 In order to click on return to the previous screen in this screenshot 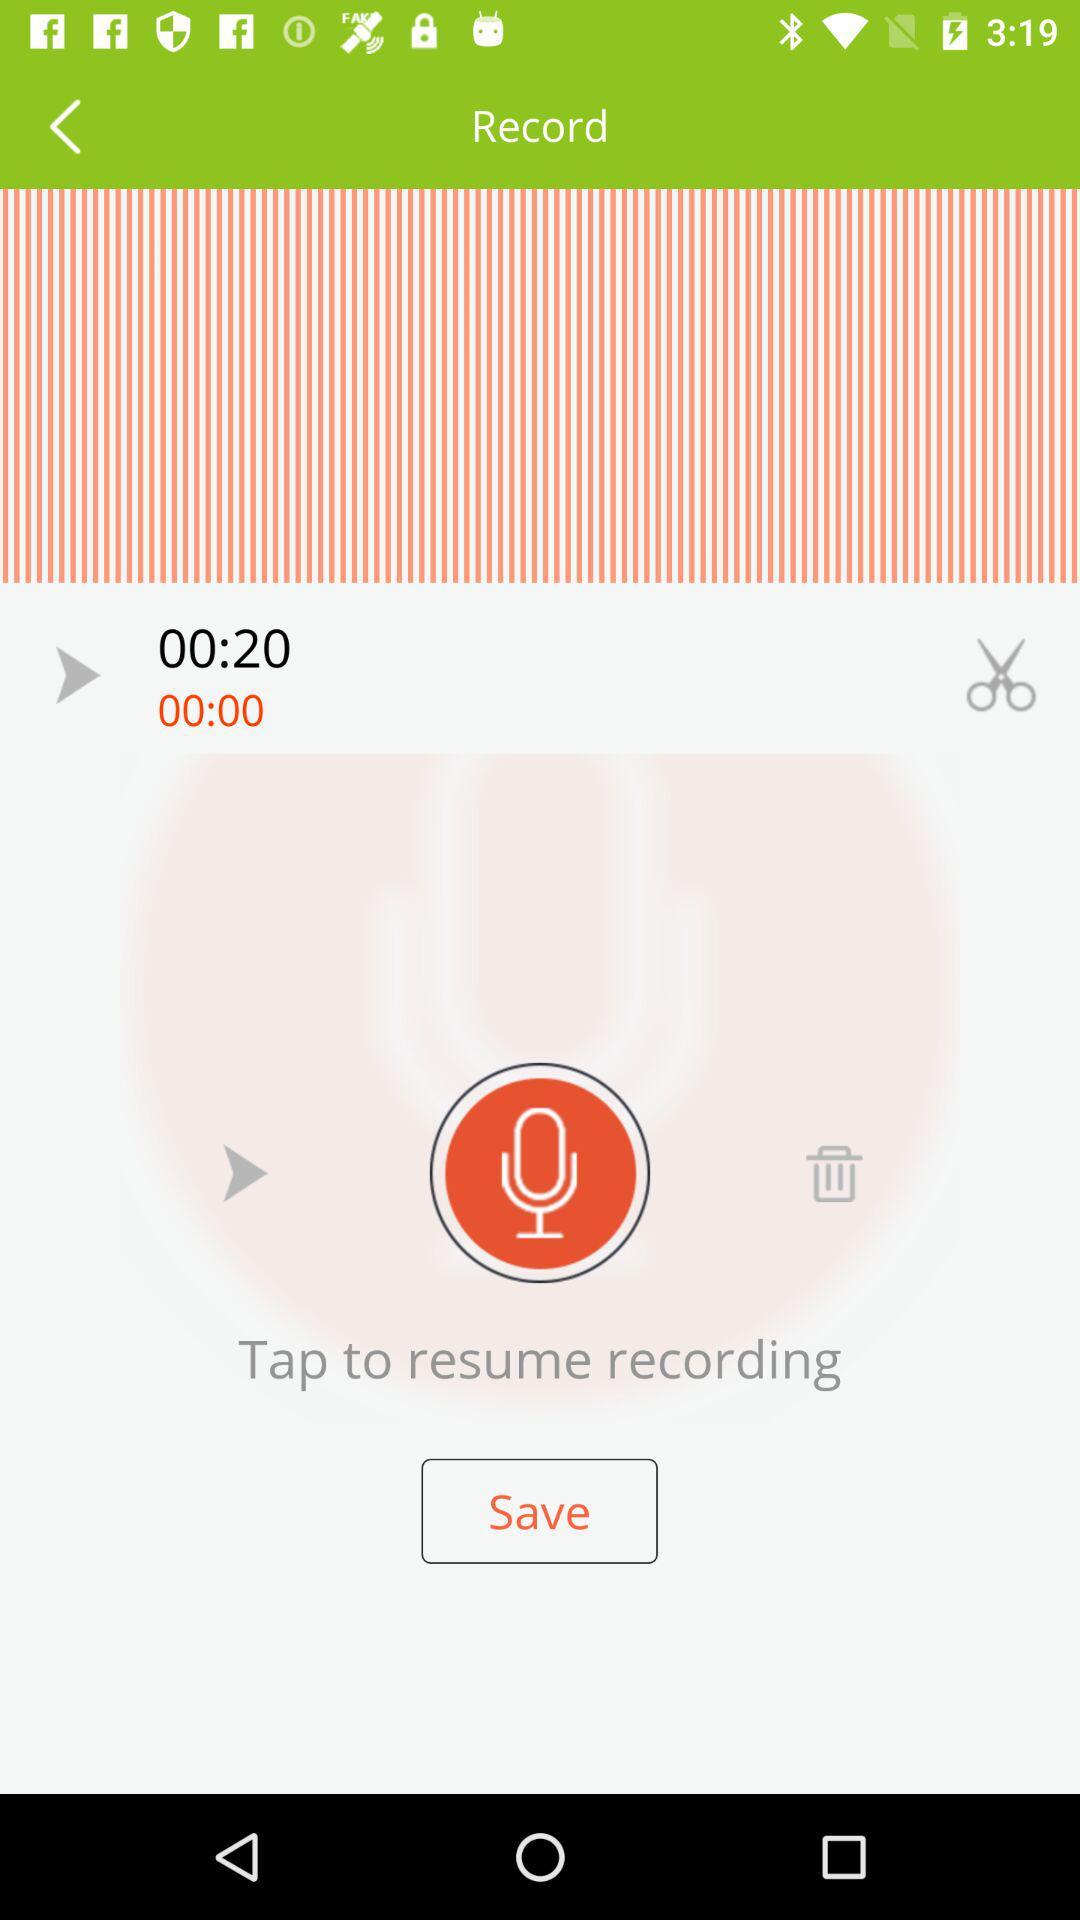, I will do `click(63, 124)`.